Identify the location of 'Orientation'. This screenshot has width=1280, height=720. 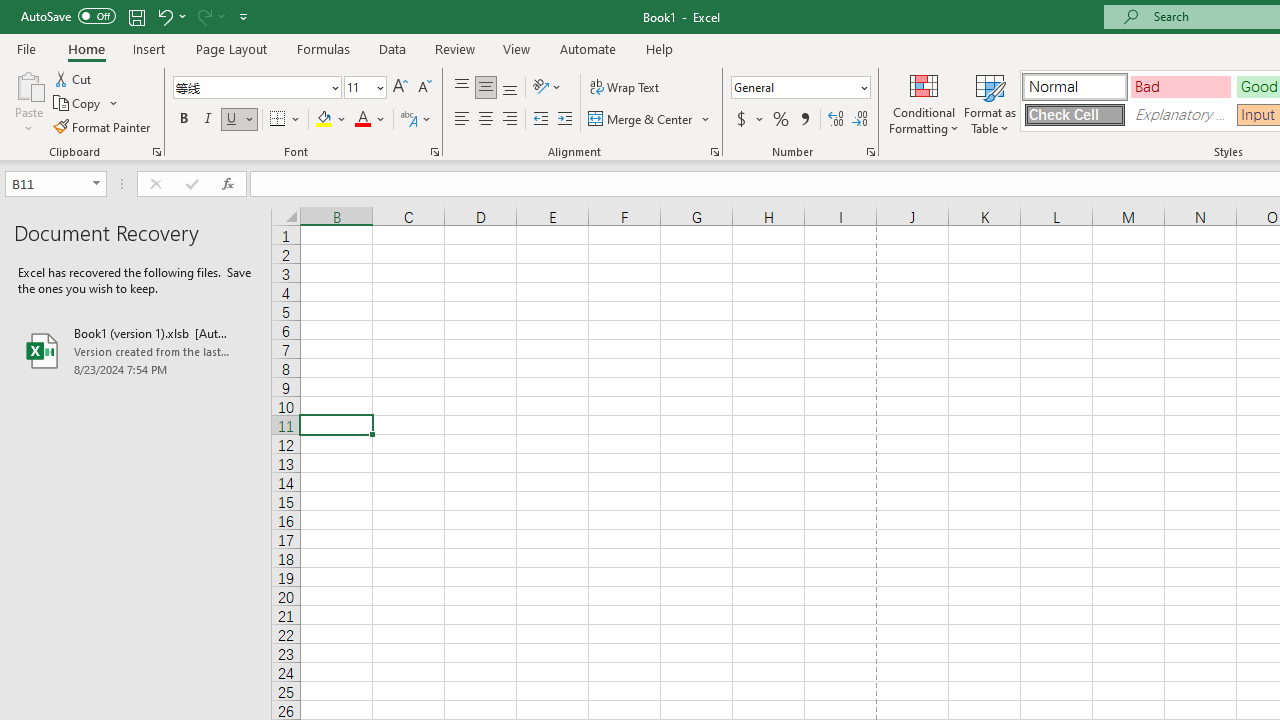
(547, 86).